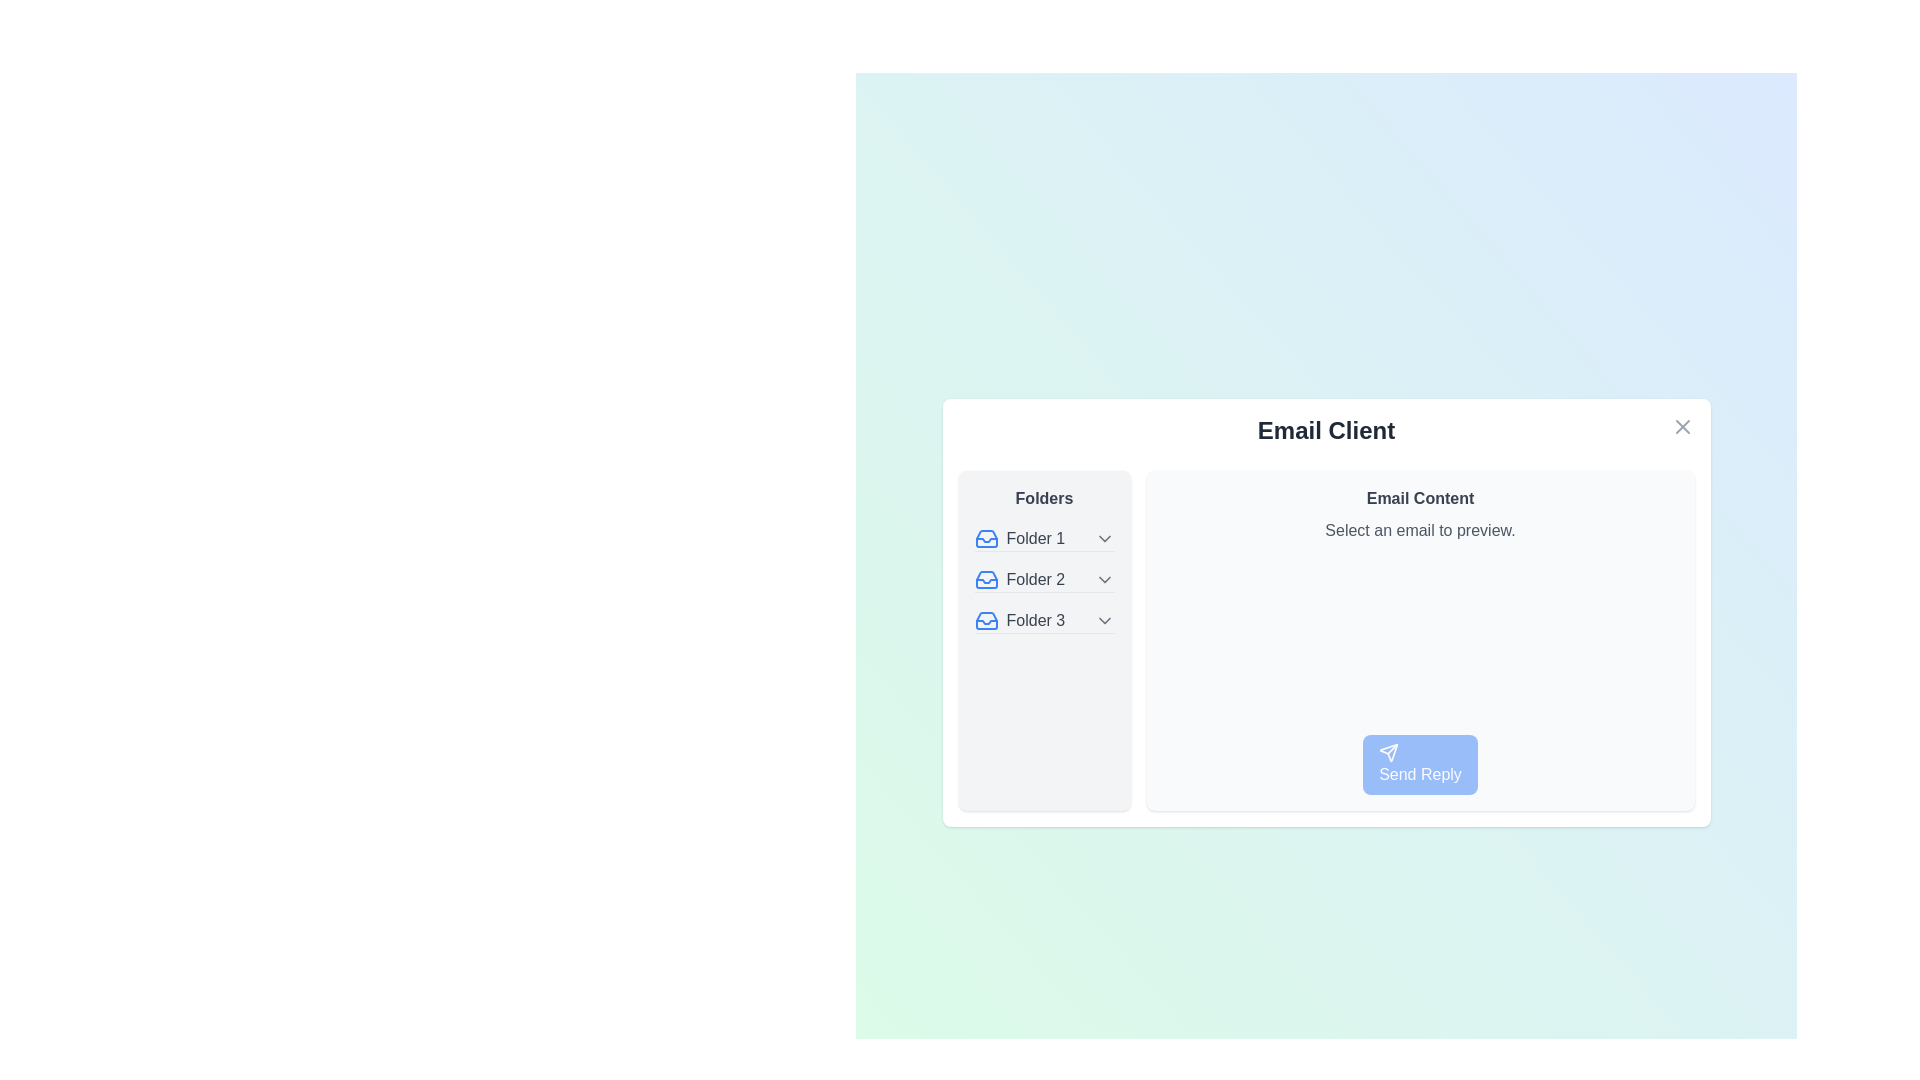 The width and height of the screenshot is (1920, 1080). I want to click on the static text label that identifies the folder option, positioned as the first entry in a vertical list within the 'Folders' section, so click(1035, 538).